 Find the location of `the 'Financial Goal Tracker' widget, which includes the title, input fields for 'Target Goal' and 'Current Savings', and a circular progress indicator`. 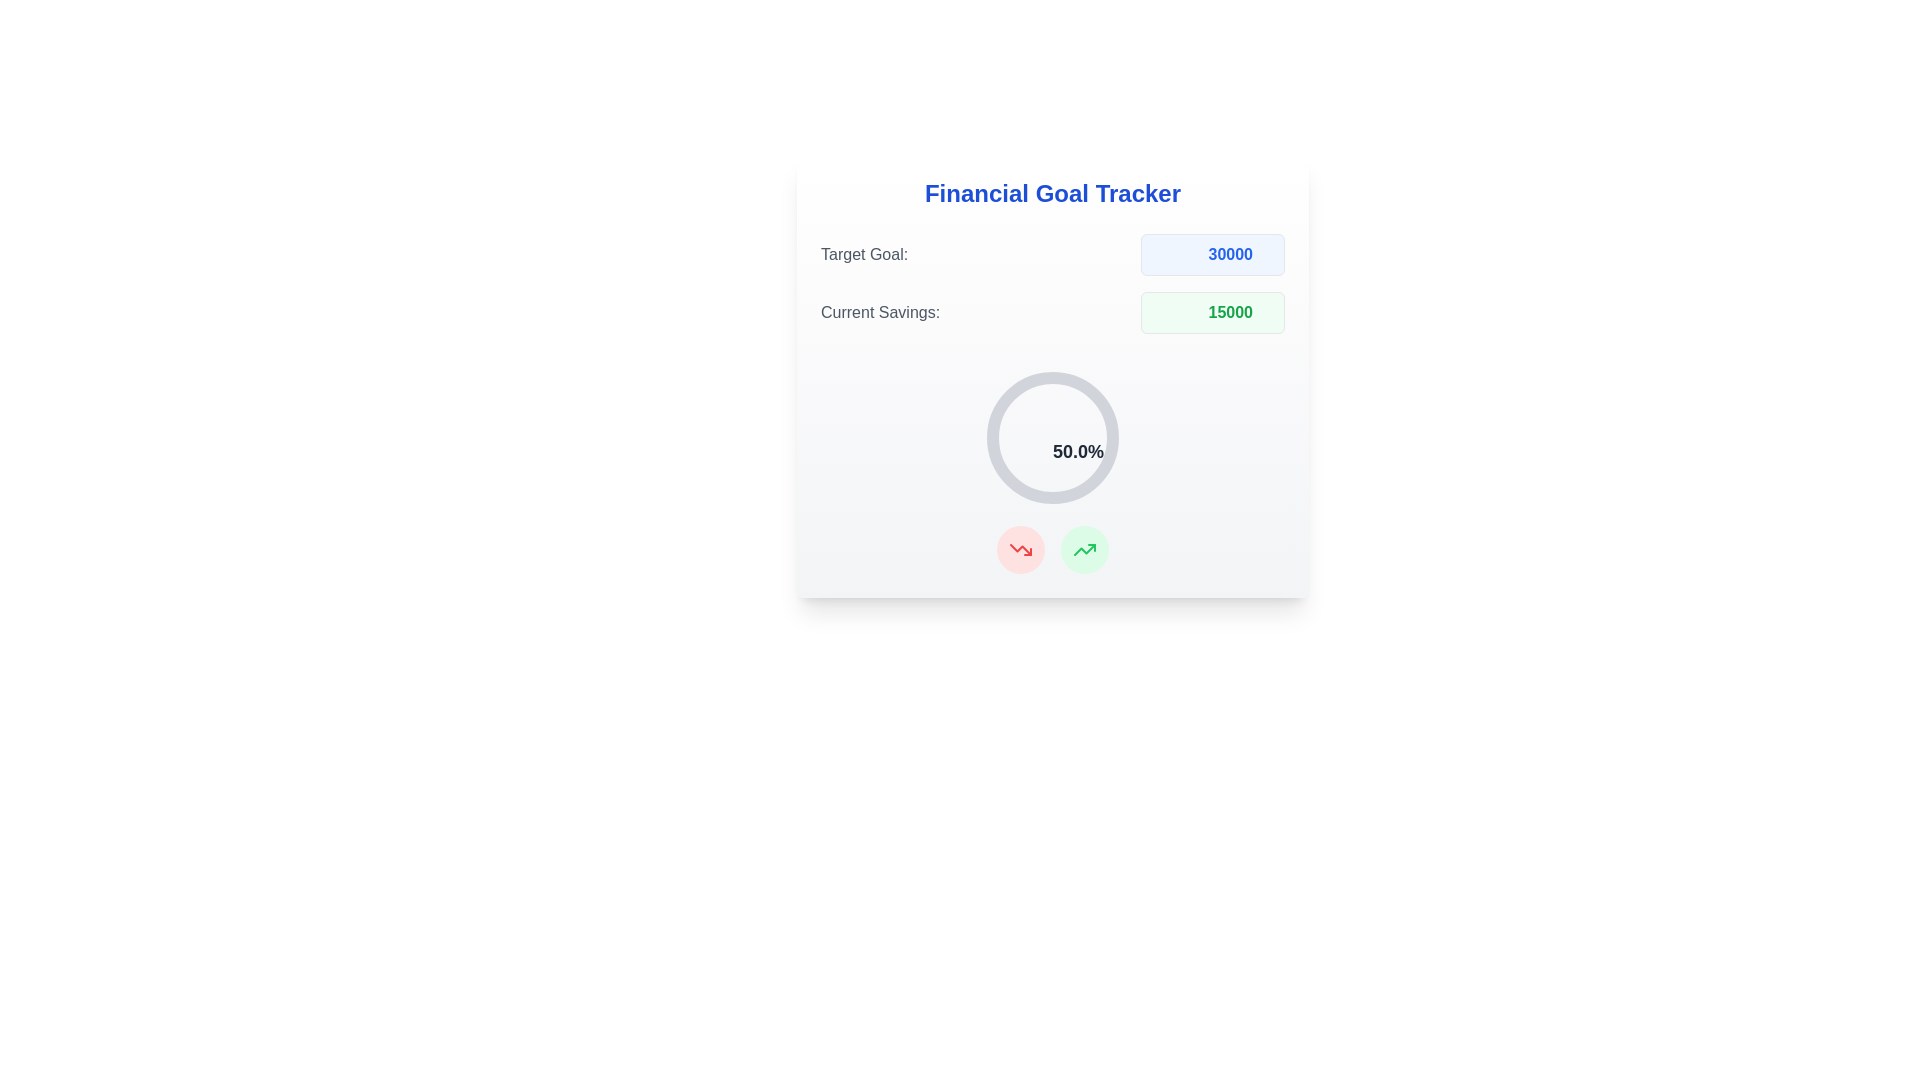

the 'Financial Goal Tracker' widget, which includes the title, input fields for 'Target Goal' and 'Current Savings', and a circular progress indicator is located at coordinates (1051, 375).